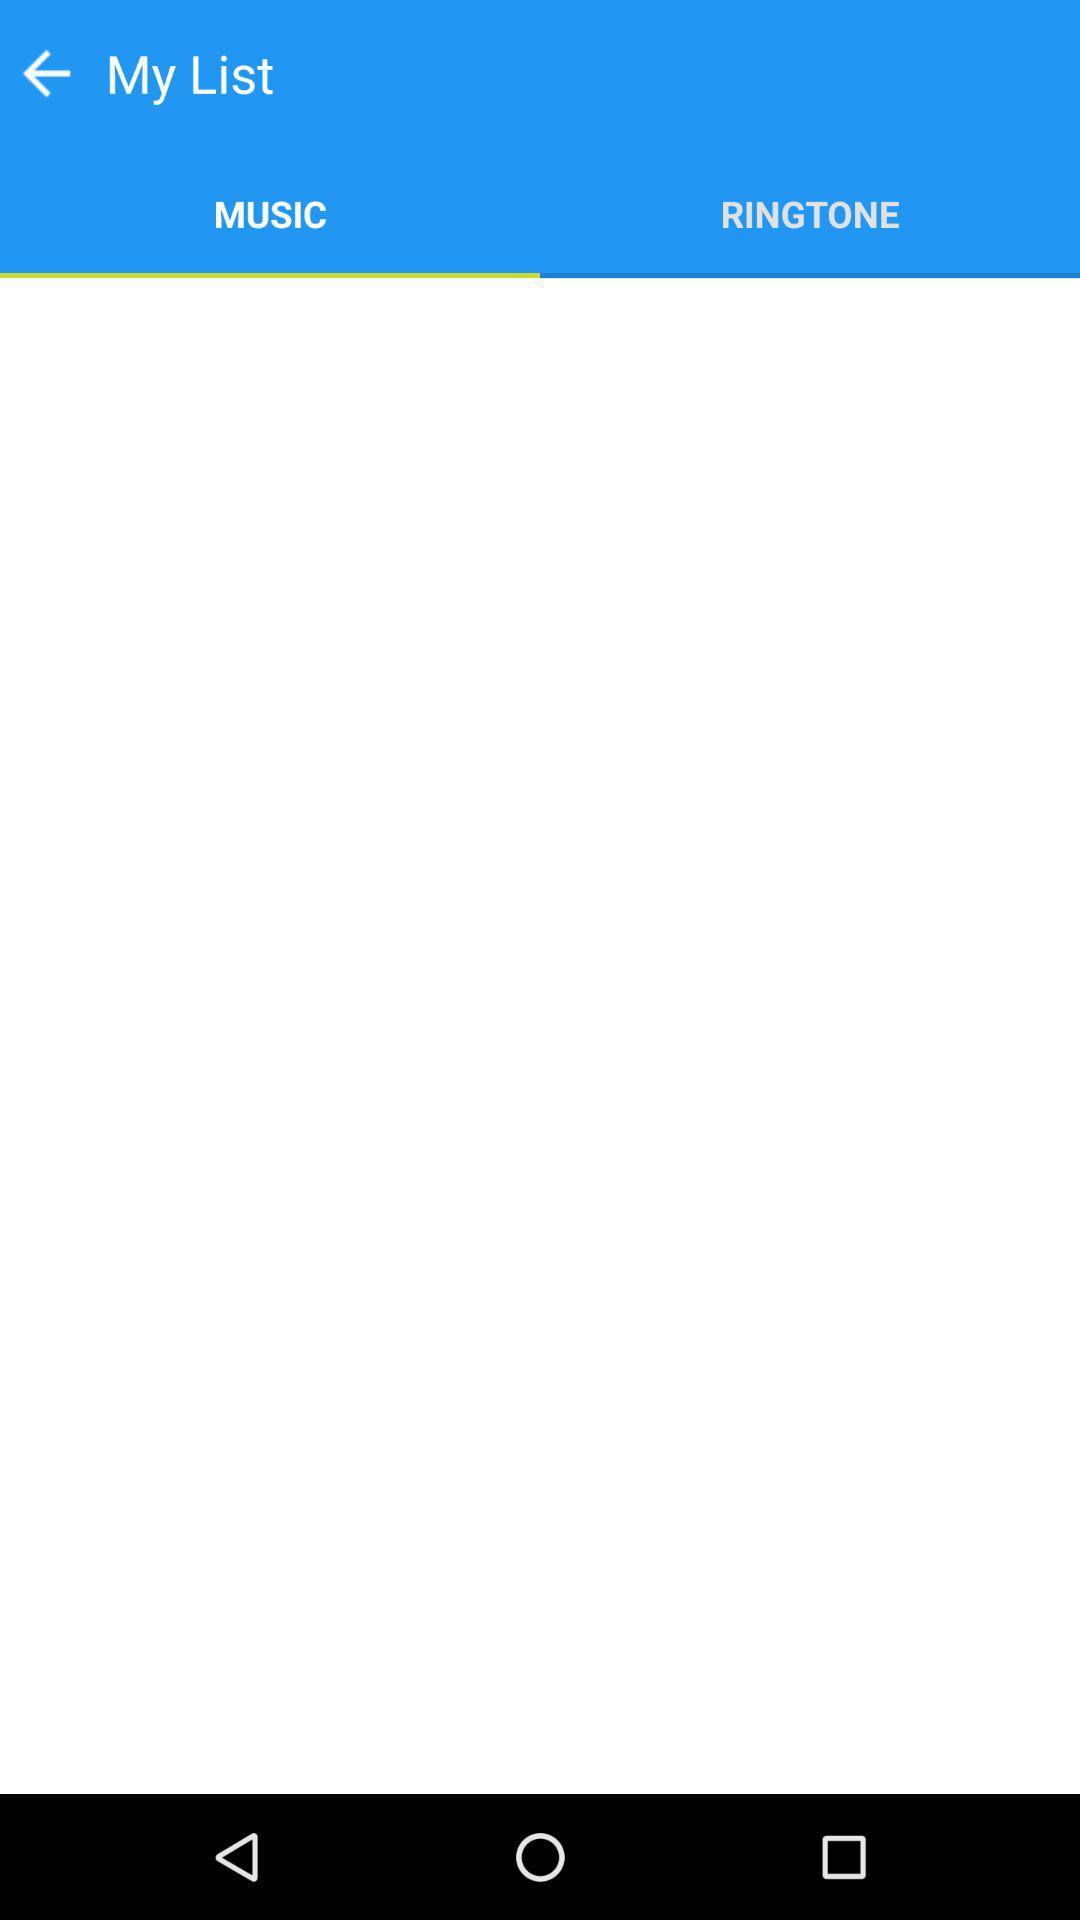 The width and height of the screenshot is (1080, 1920). Describe the element at coordinates (540, 1036) in the screenshot. I see `item below music icon` at that location.